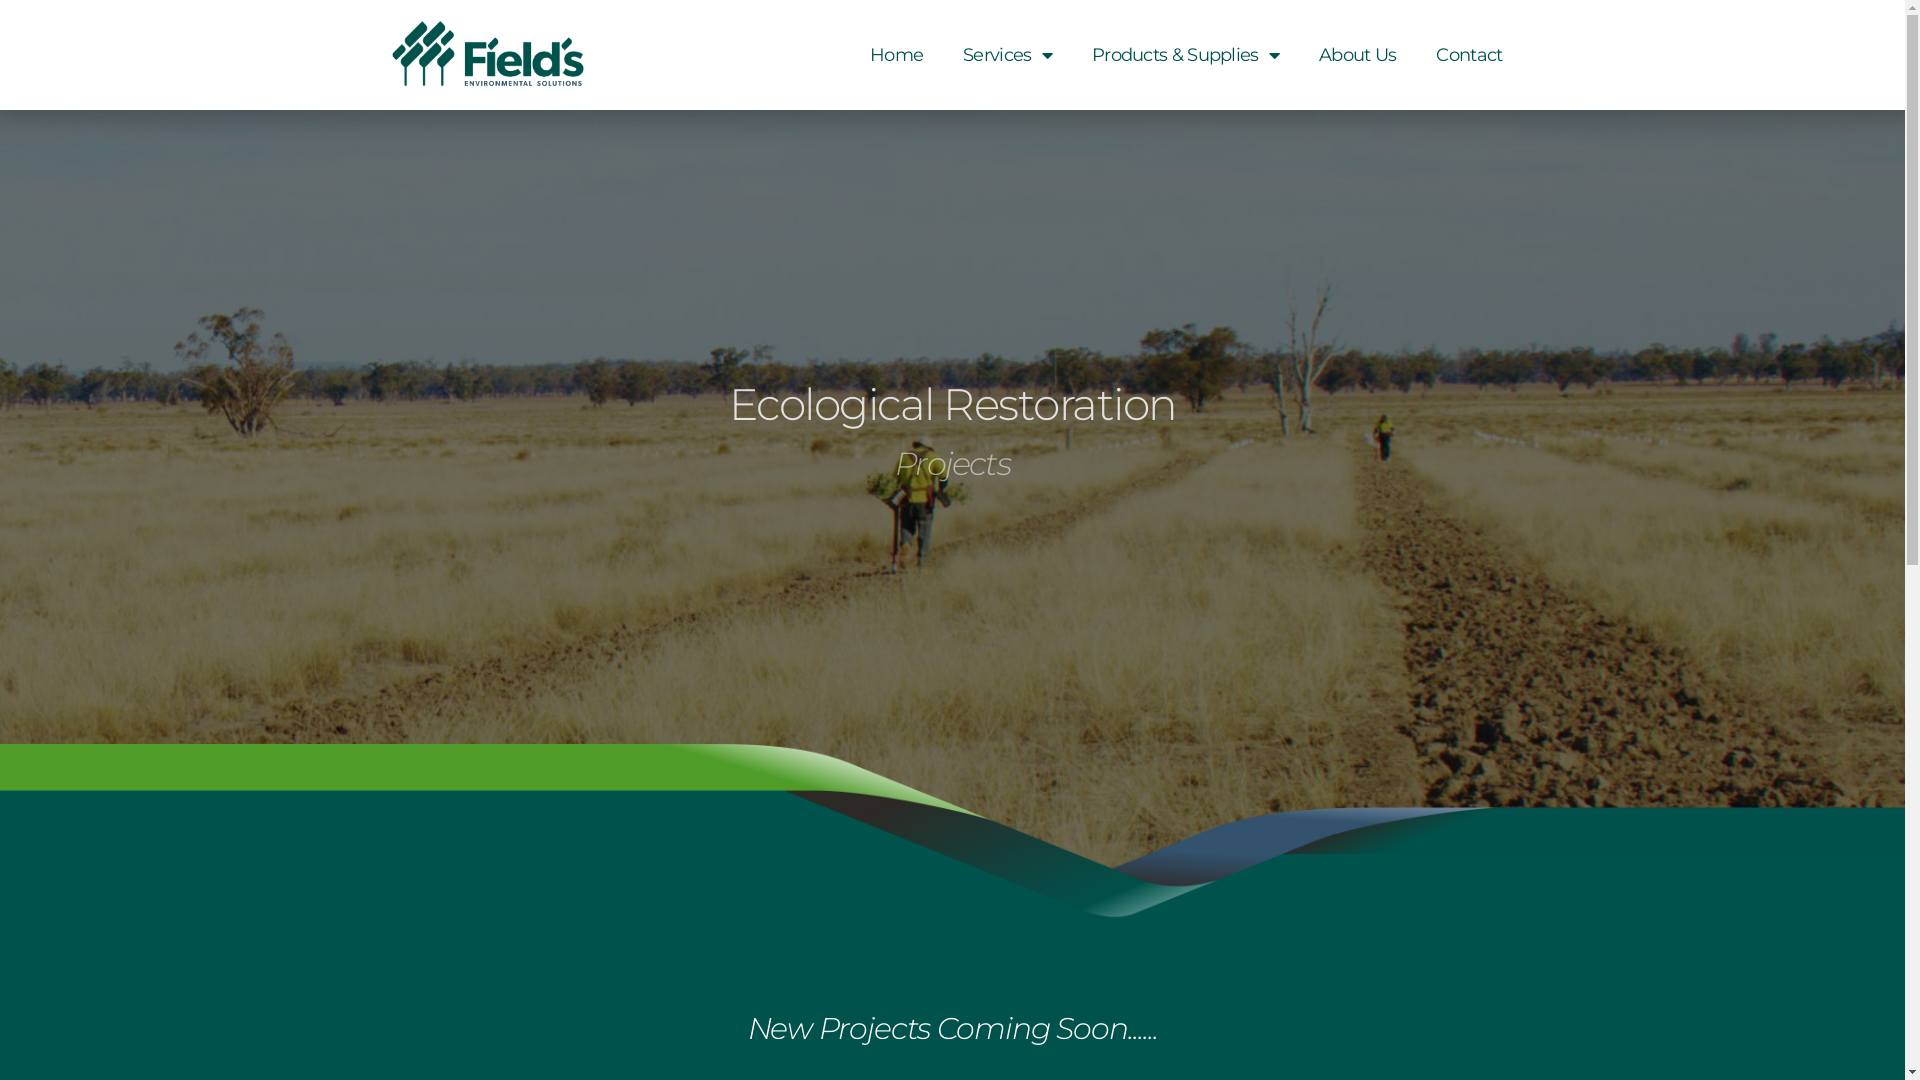 The height and width of the screenshot is (1080, 1920). What do you see at coordinates (1468, 53) in the screenshot?
I see `'Contact'` at bounding box center [1468, 53].